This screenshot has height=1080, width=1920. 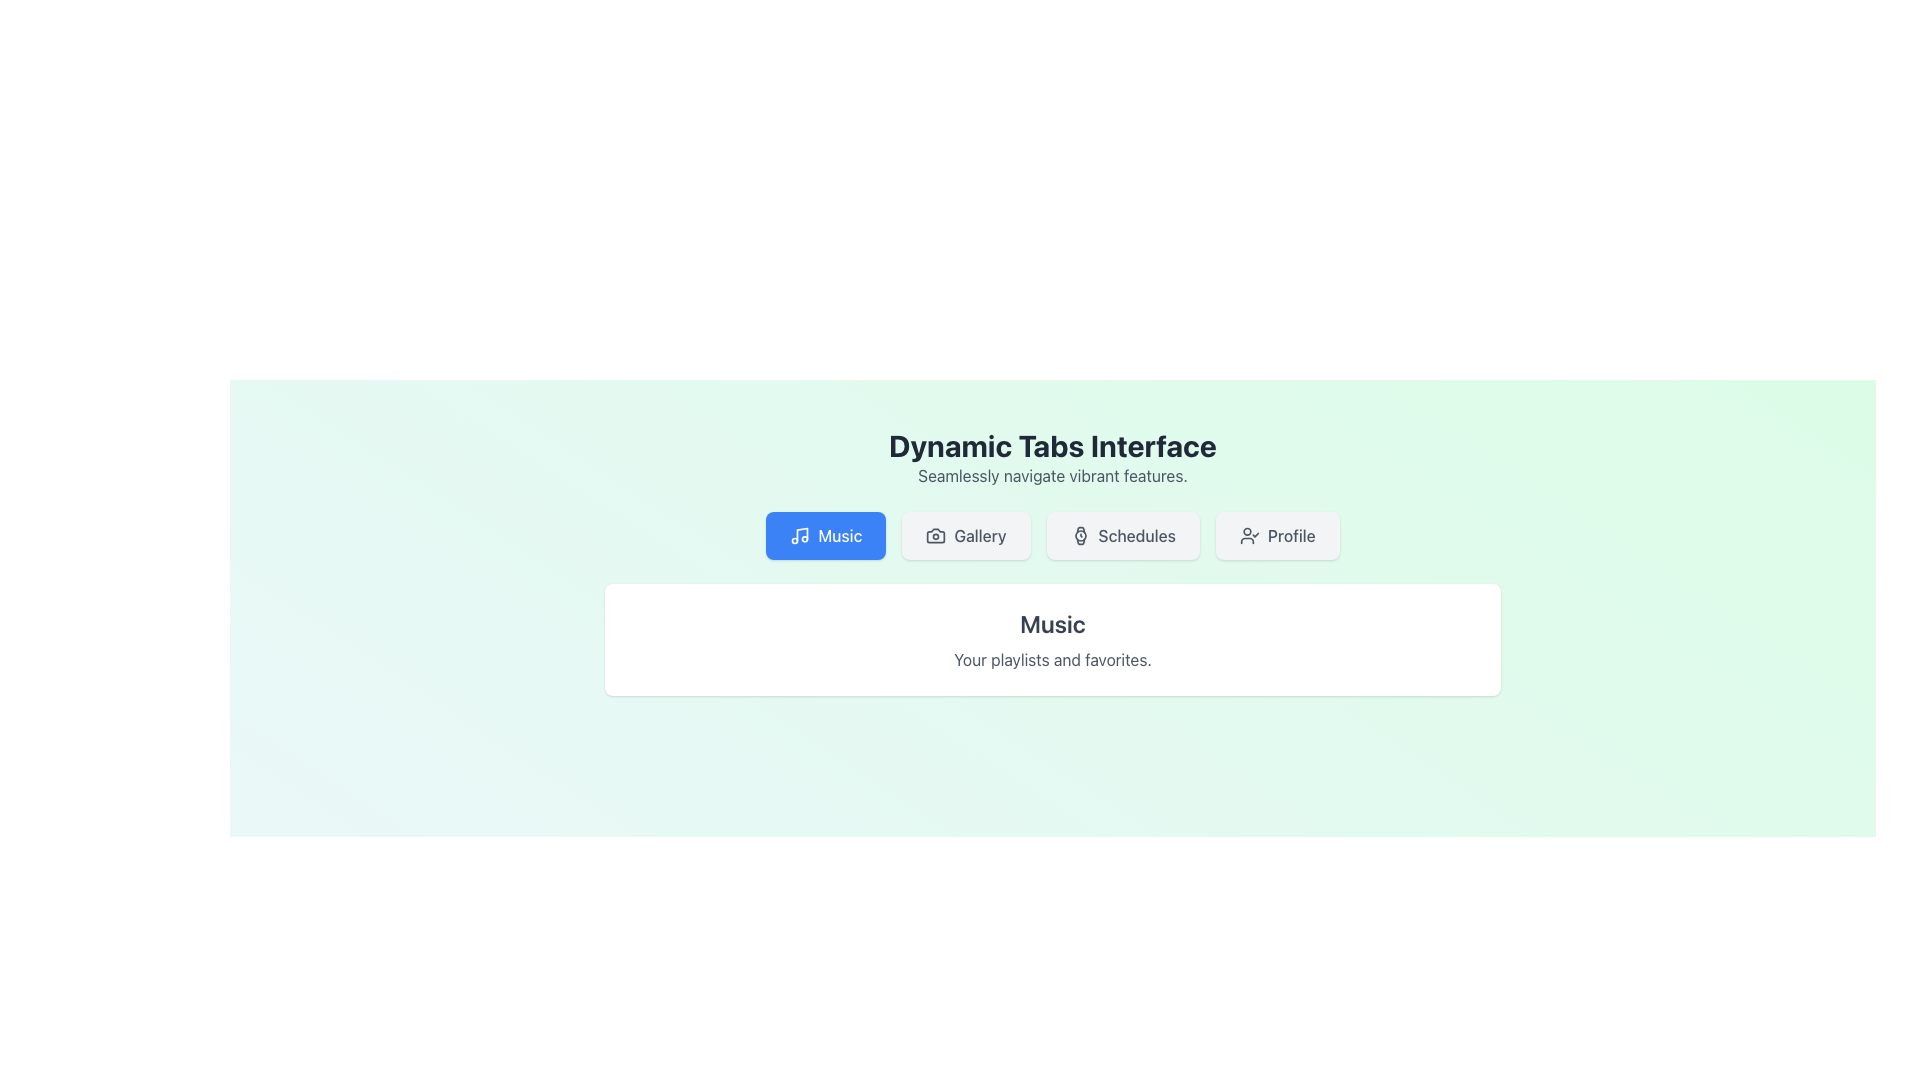 I want to click on the 'Profile' label, which is a textual label in gray font located in the middle-right of the header bar, following the 'Schedules' label, so click(x=1291, y=535).